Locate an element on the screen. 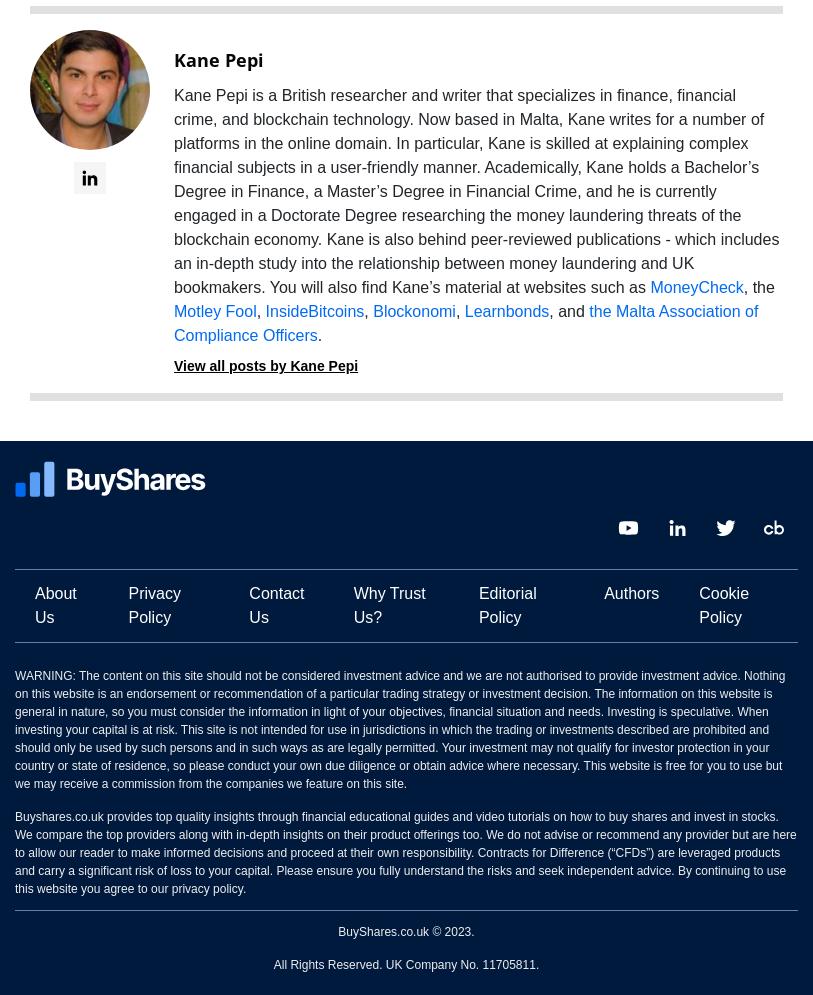 The width and height of the screenshot is (813, 995). 'Blockonomi' is located at coordinates (413, 311).